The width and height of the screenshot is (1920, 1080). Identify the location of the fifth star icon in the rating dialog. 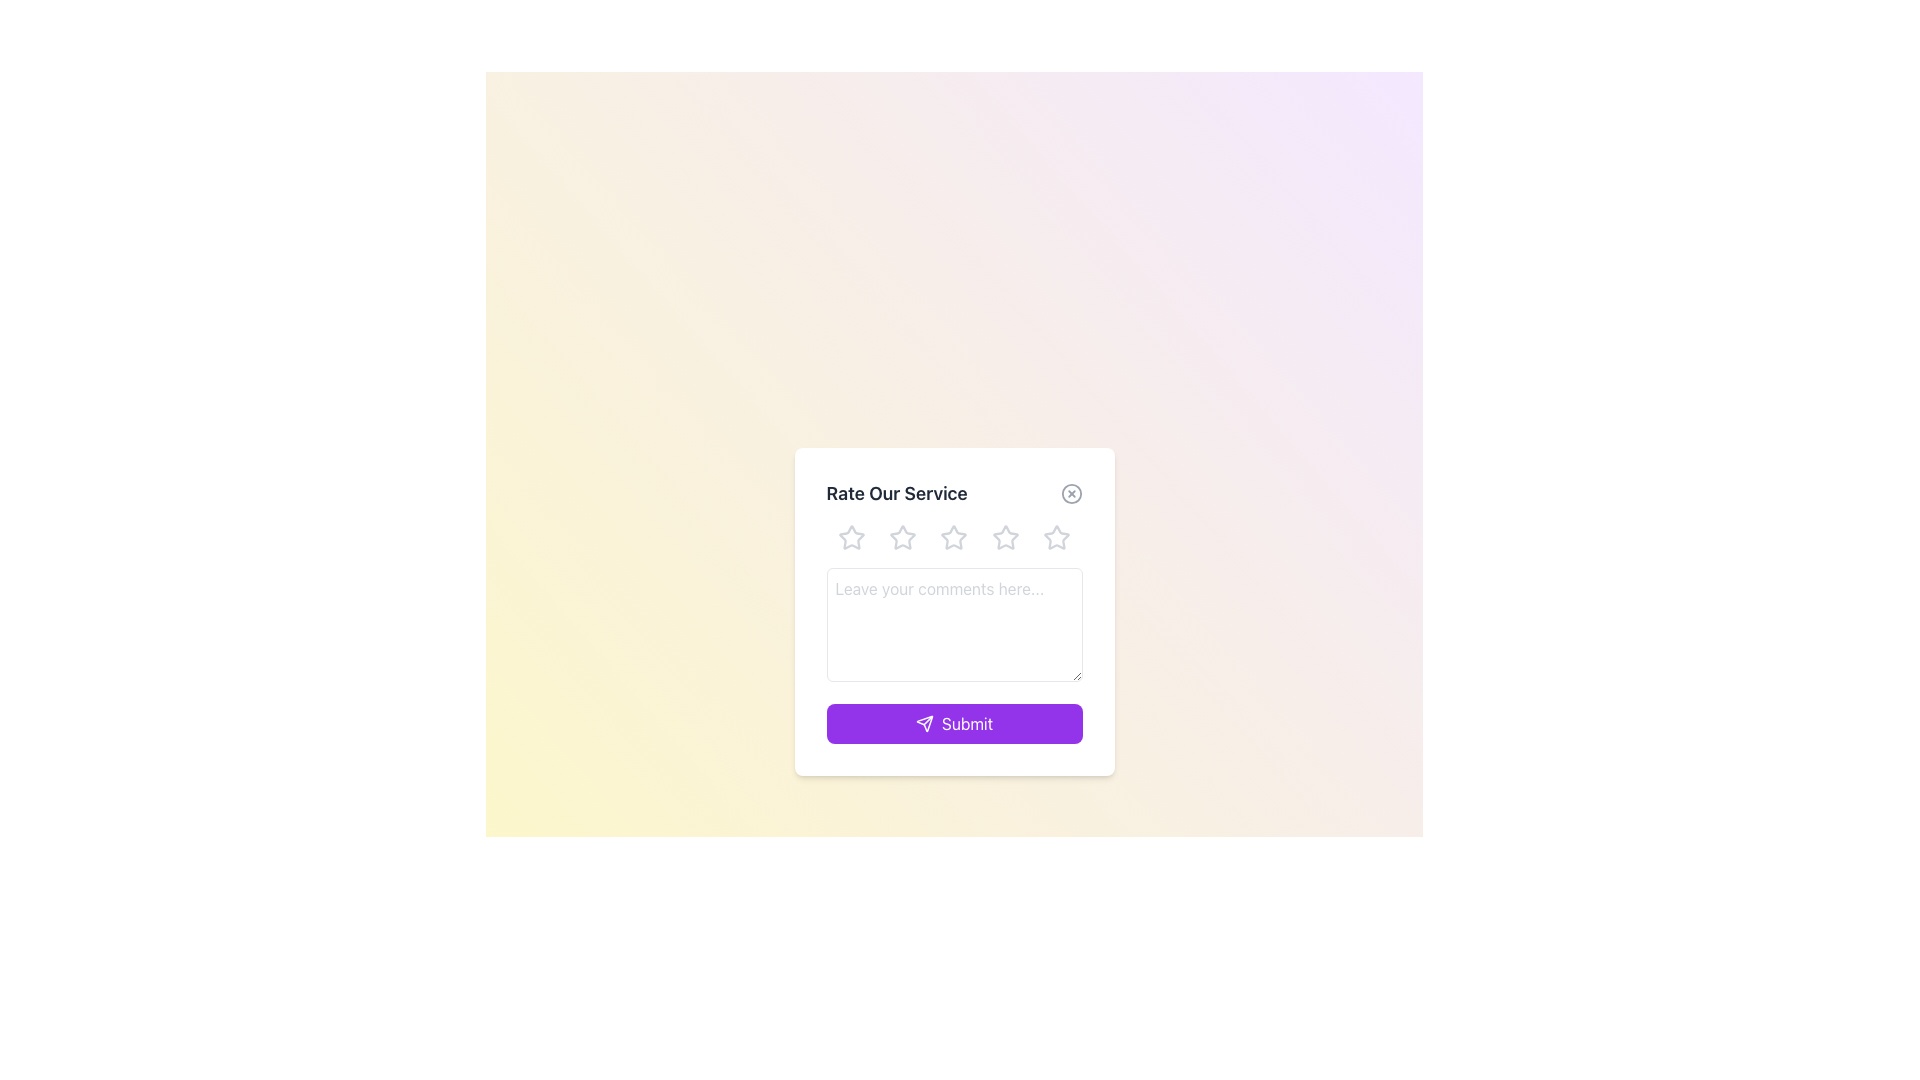
(1055, 536).